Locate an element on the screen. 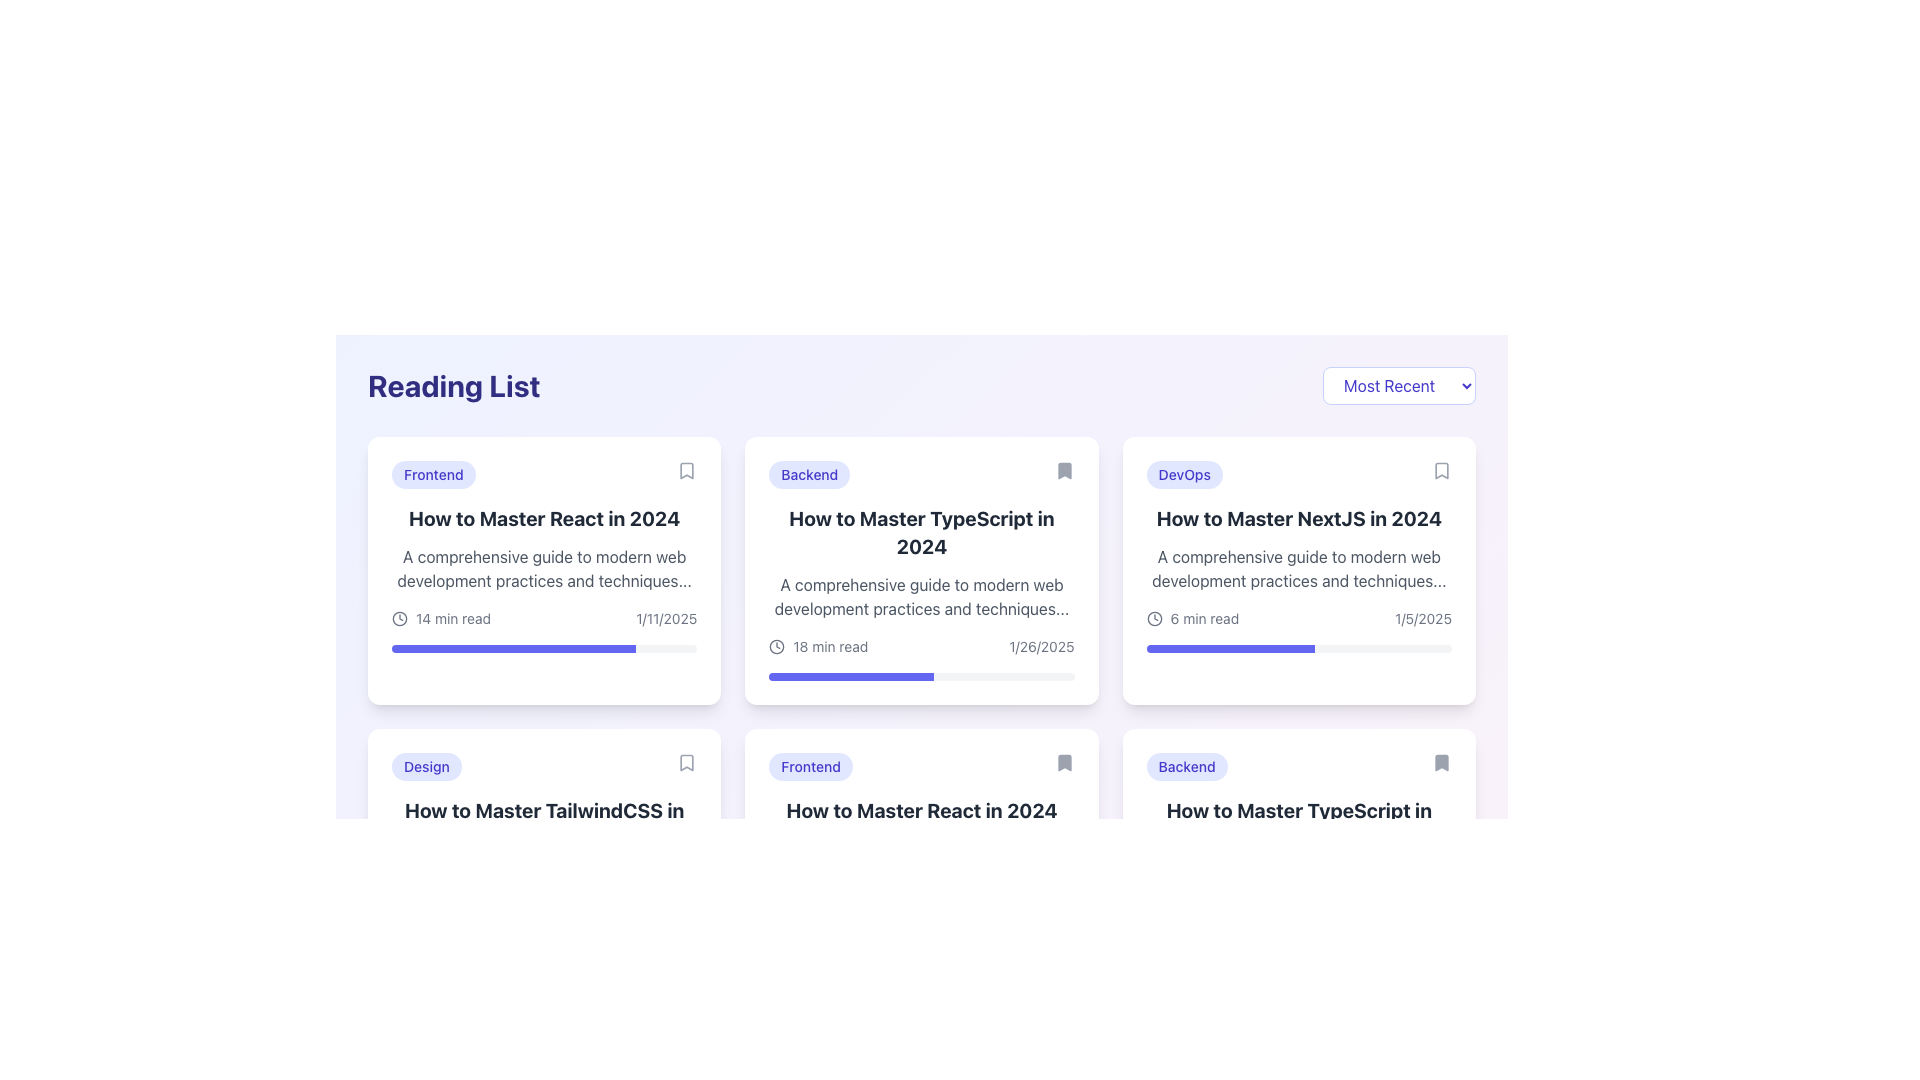 This screenshot has height=1080, width=1920. the progress bar located at the bottom of the card titled 'How to Master React in 2024', which visually represents the completion percentage of a related task is located at coordinates (544, 648).